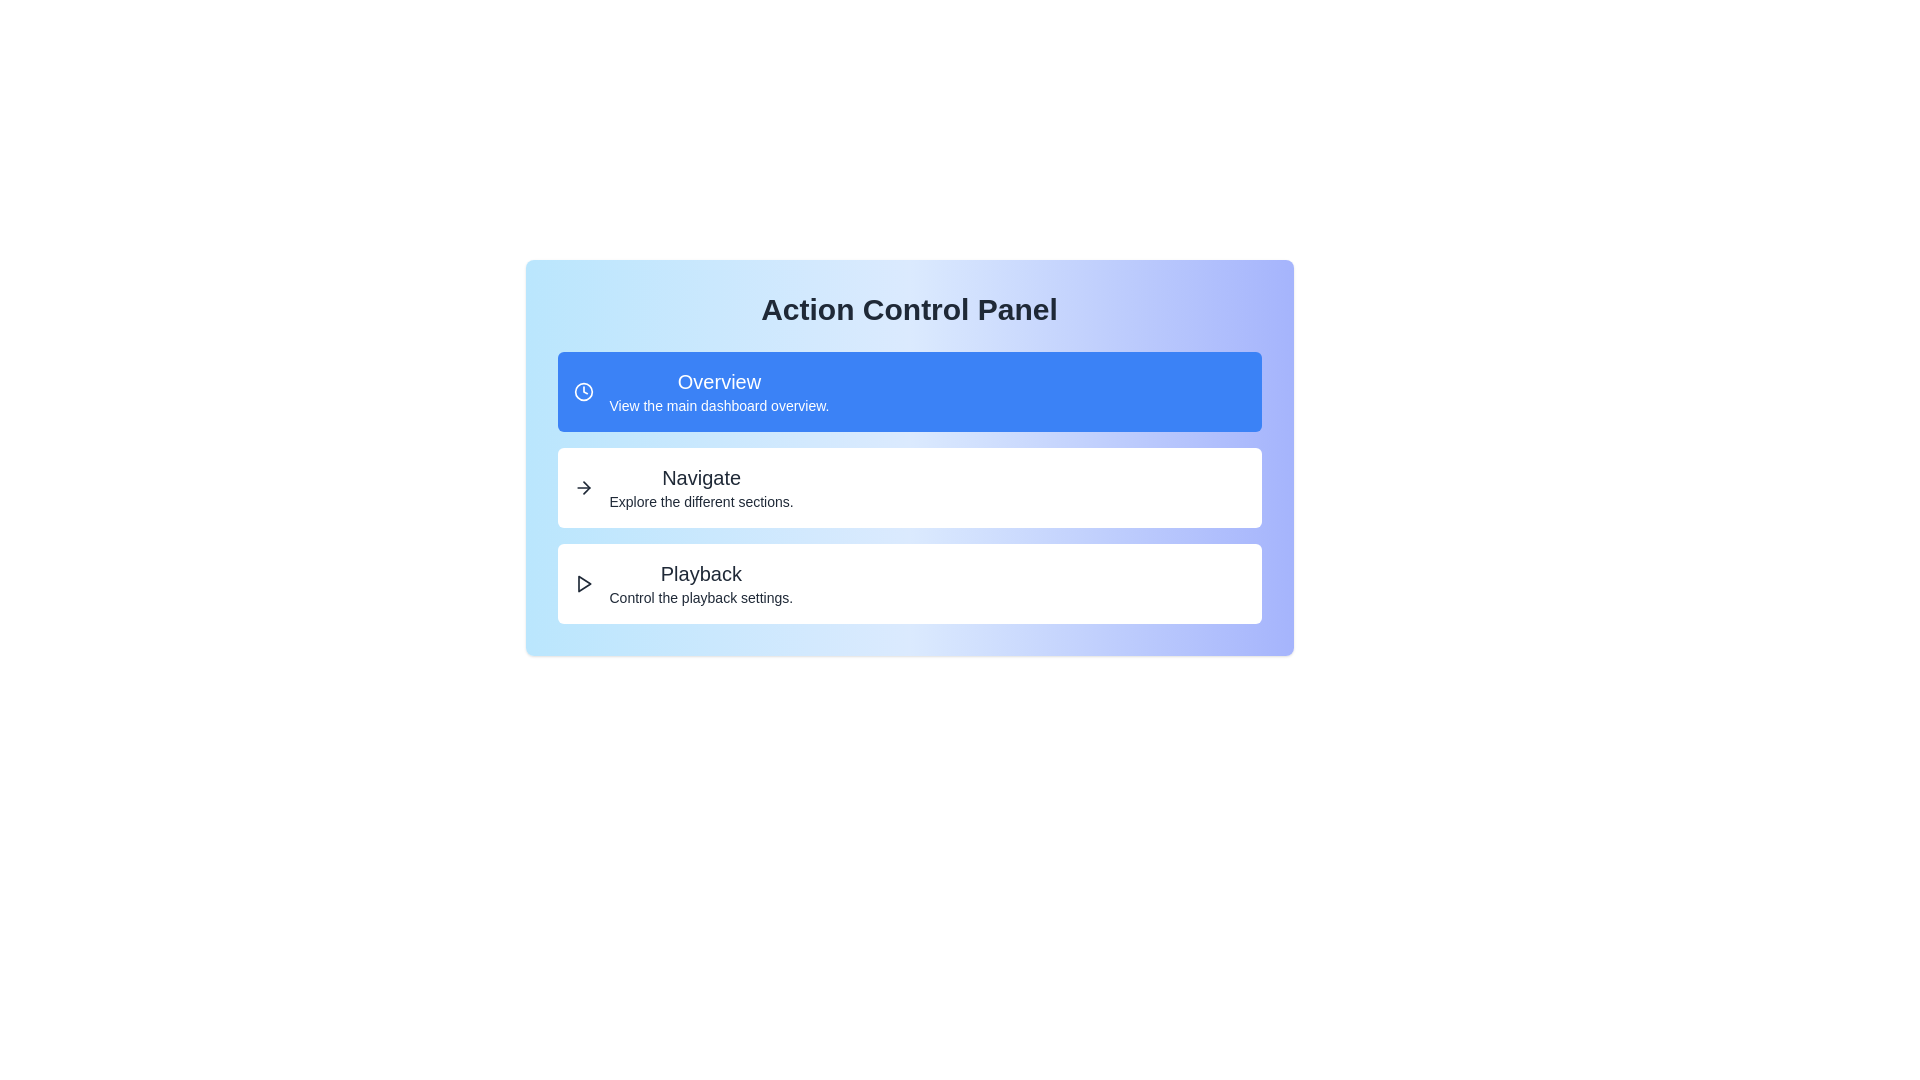  I want to click on the first button in the vertical stack of the 'Action Control Panel', so click(908, 392).